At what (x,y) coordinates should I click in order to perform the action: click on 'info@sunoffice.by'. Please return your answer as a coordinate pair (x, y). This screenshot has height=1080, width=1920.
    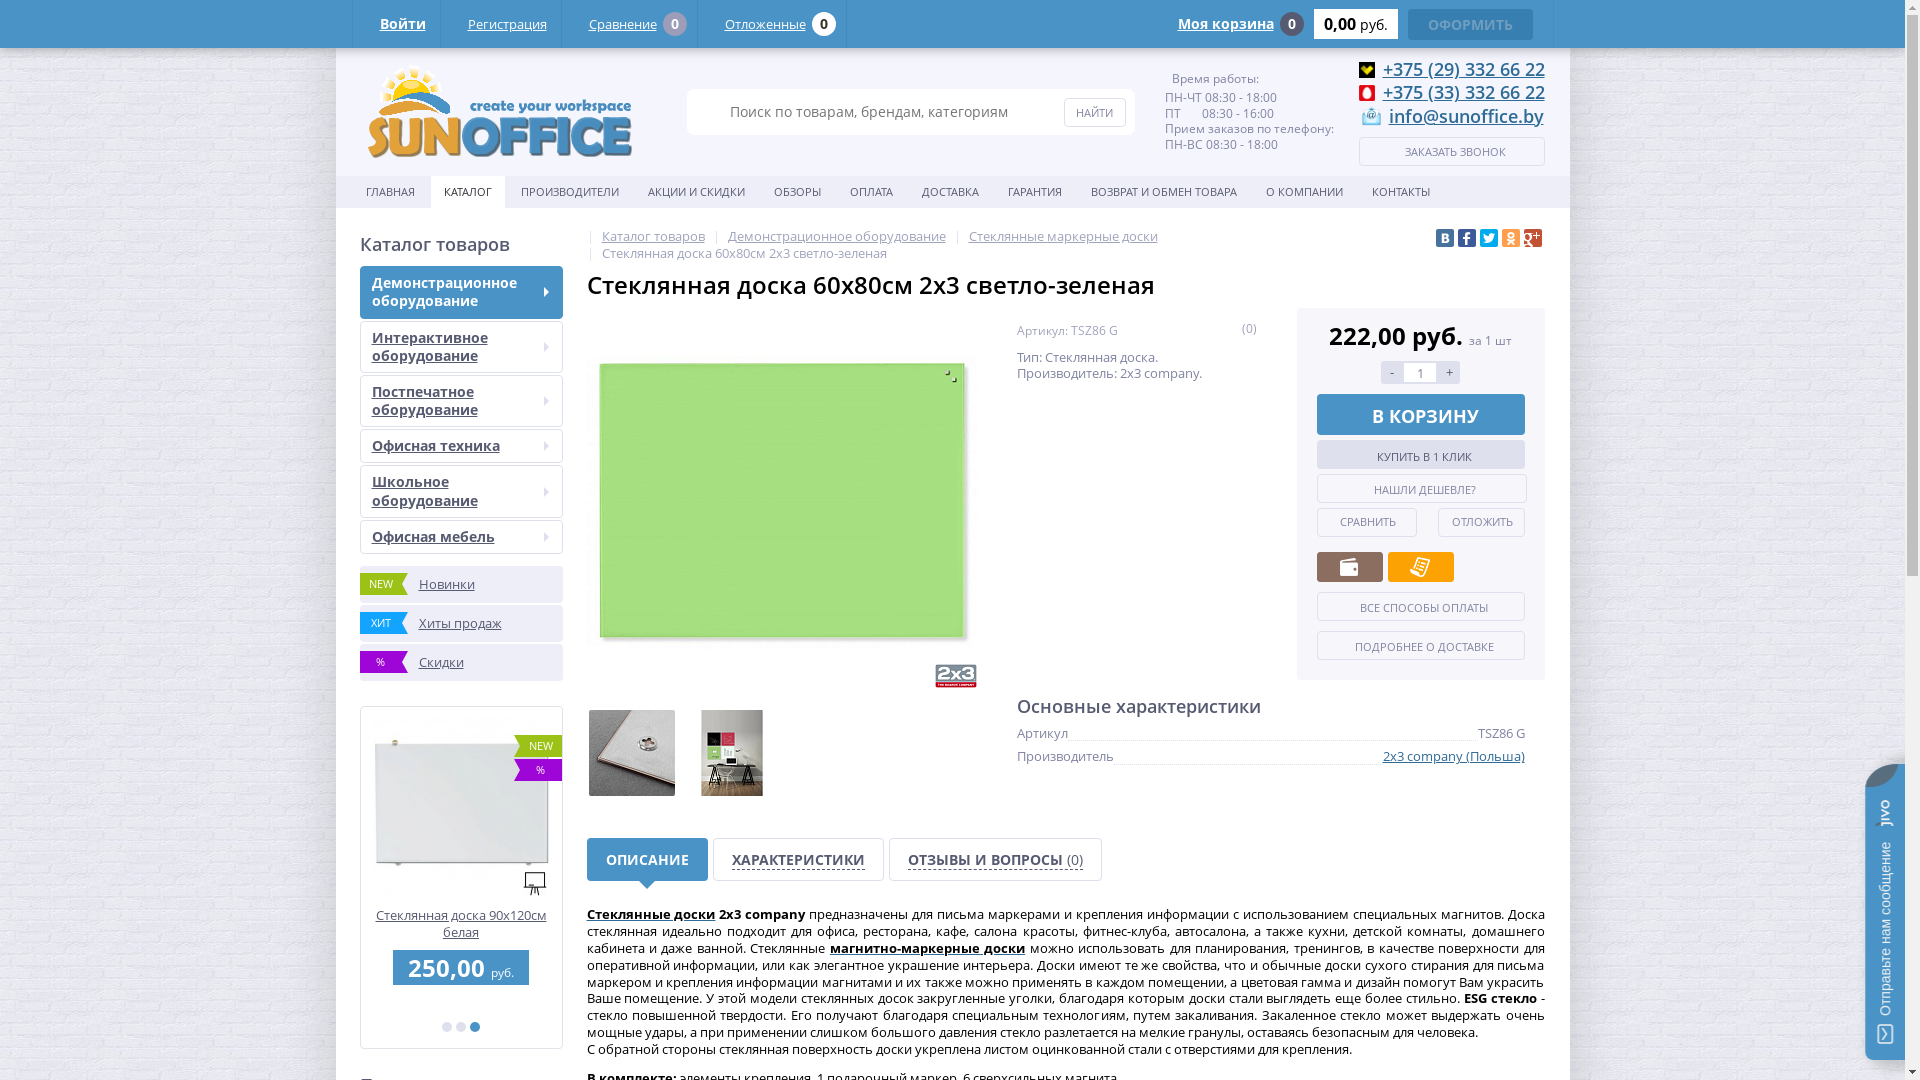
    Looking at the image, I should click on (1465, 115).